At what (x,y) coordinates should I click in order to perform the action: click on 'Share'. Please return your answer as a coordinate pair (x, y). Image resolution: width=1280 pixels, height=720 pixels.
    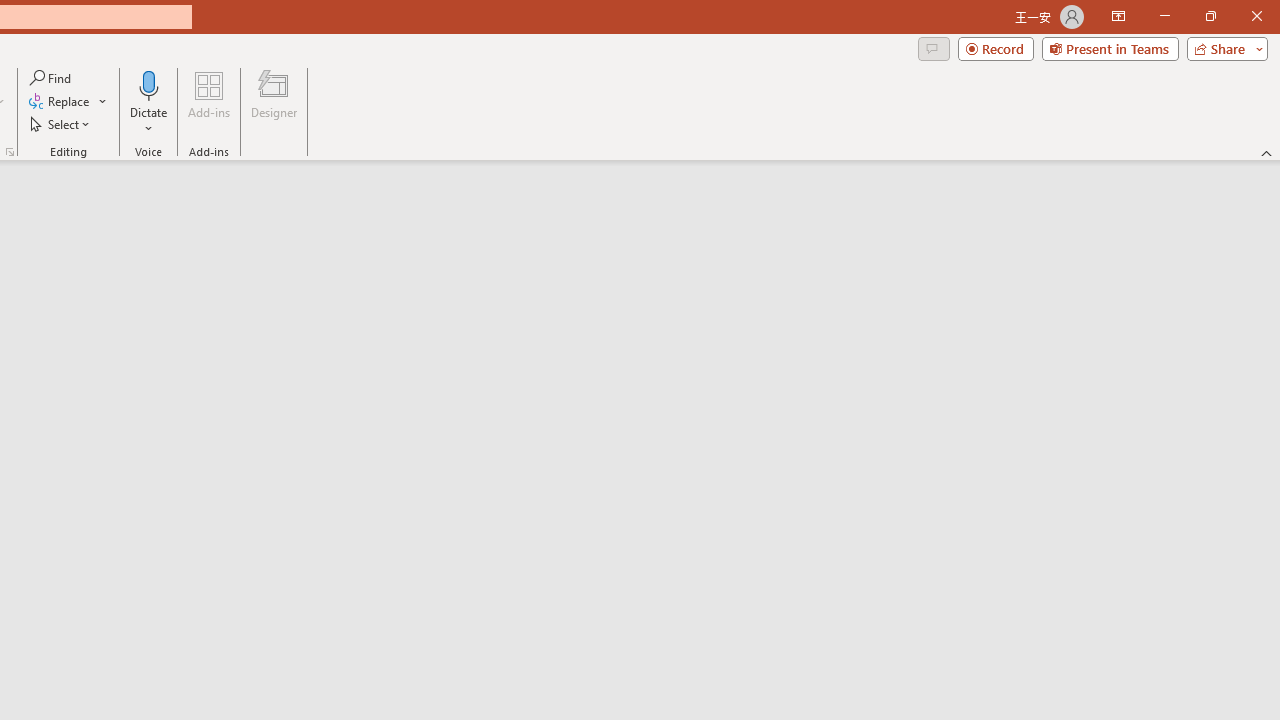
    Looking at the image, I should click on (1222, 47).